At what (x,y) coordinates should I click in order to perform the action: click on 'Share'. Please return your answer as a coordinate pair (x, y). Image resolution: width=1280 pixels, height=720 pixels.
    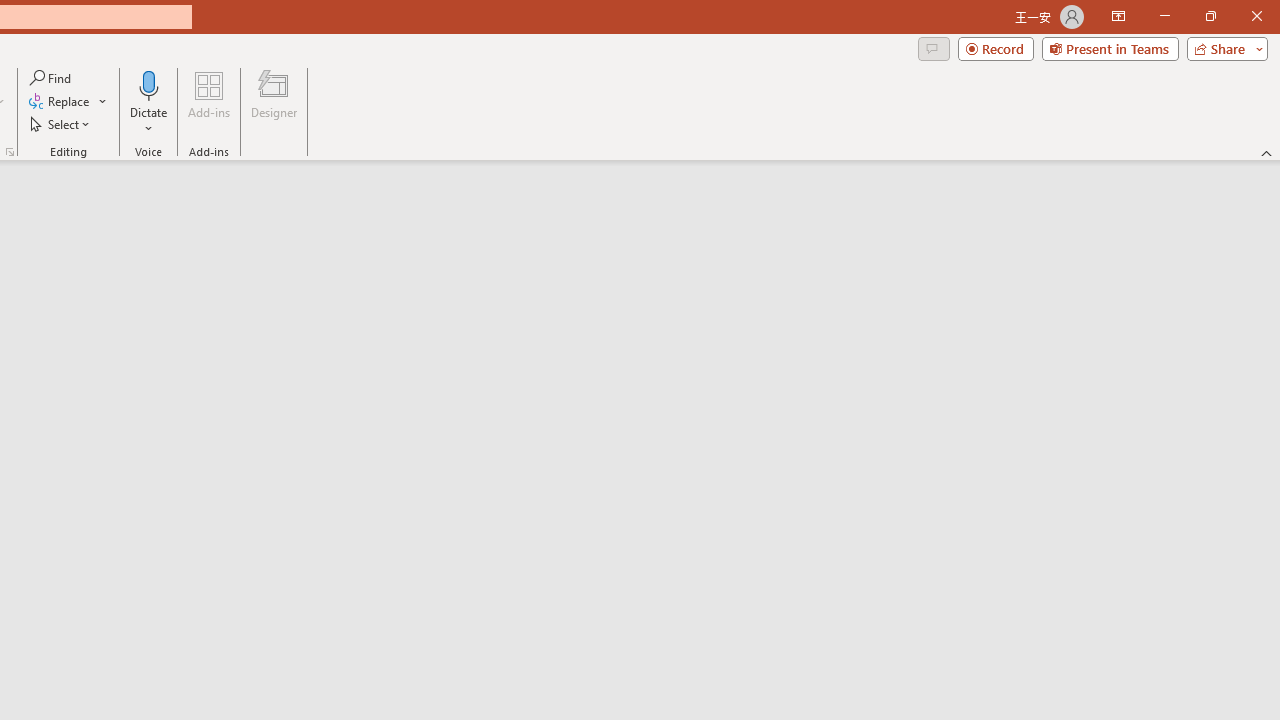
    Looking at the image, I should click on (1222, 47).